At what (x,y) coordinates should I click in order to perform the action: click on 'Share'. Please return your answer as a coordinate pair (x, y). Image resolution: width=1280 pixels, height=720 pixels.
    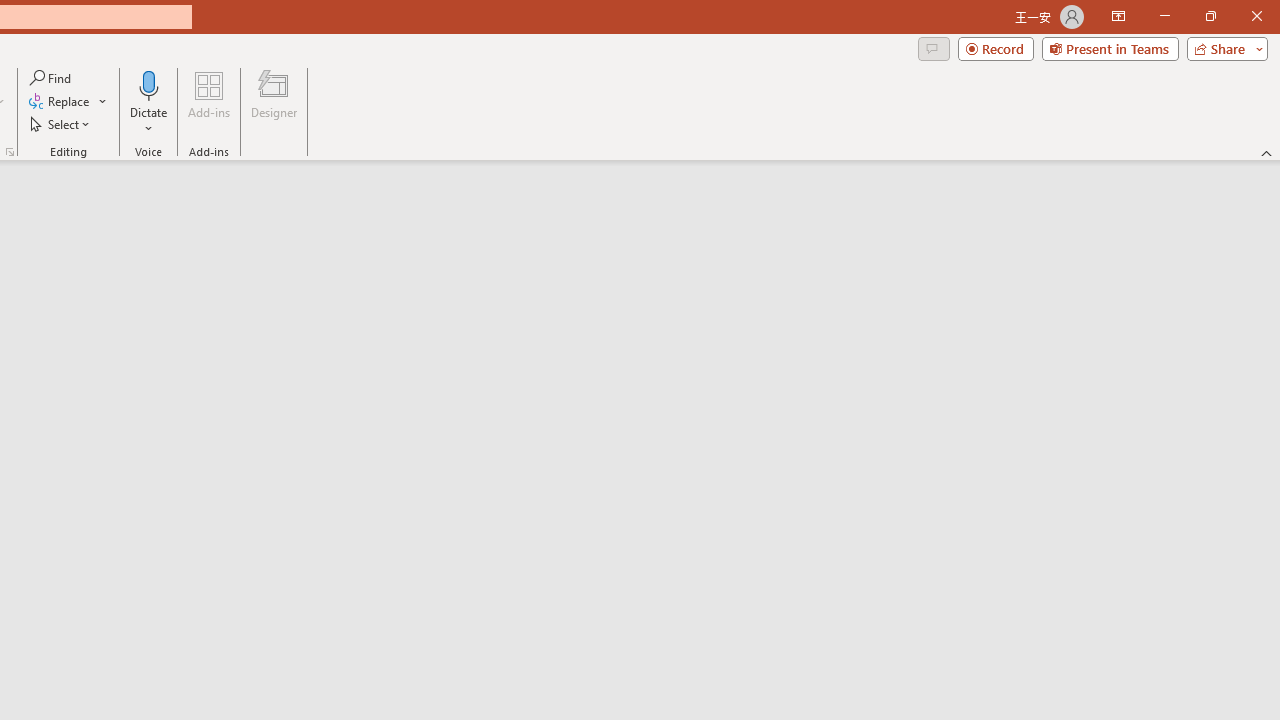
    Looking at the image, I should click on (1222, 47).